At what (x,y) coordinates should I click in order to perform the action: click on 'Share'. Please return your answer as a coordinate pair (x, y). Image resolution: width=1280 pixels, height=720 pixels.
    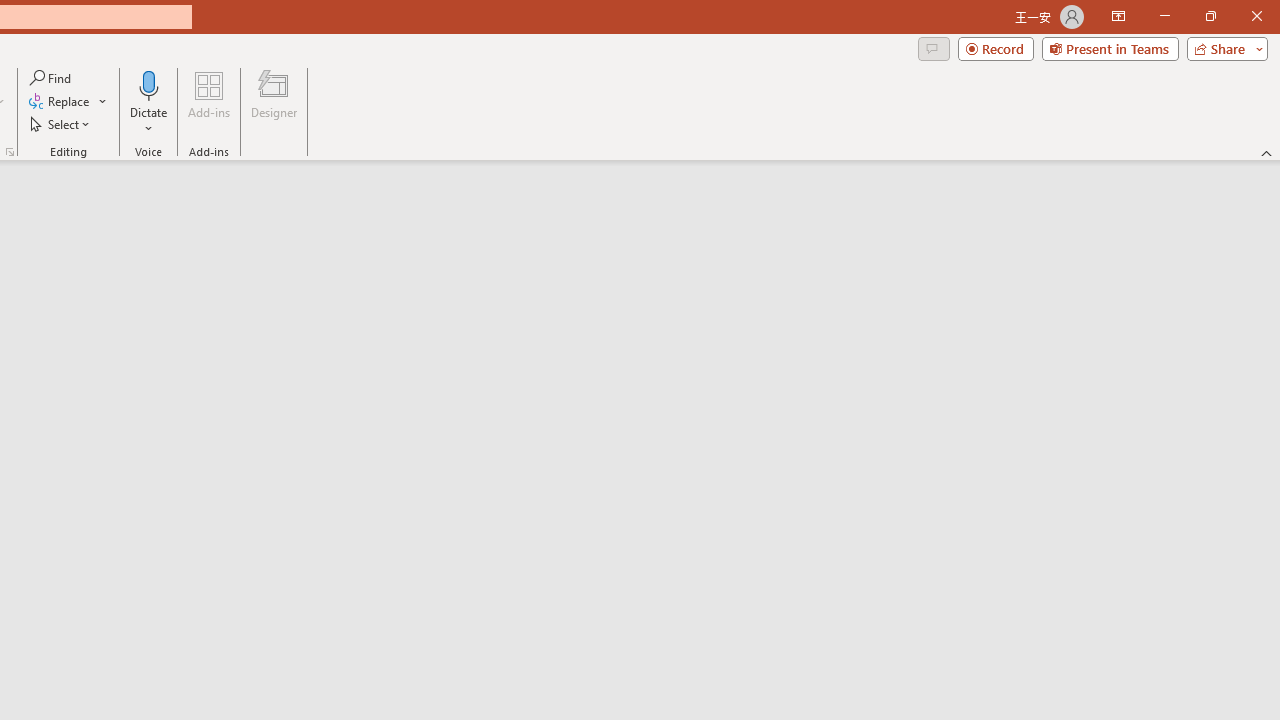
    Looking at the image, I should click on (1222, 47).